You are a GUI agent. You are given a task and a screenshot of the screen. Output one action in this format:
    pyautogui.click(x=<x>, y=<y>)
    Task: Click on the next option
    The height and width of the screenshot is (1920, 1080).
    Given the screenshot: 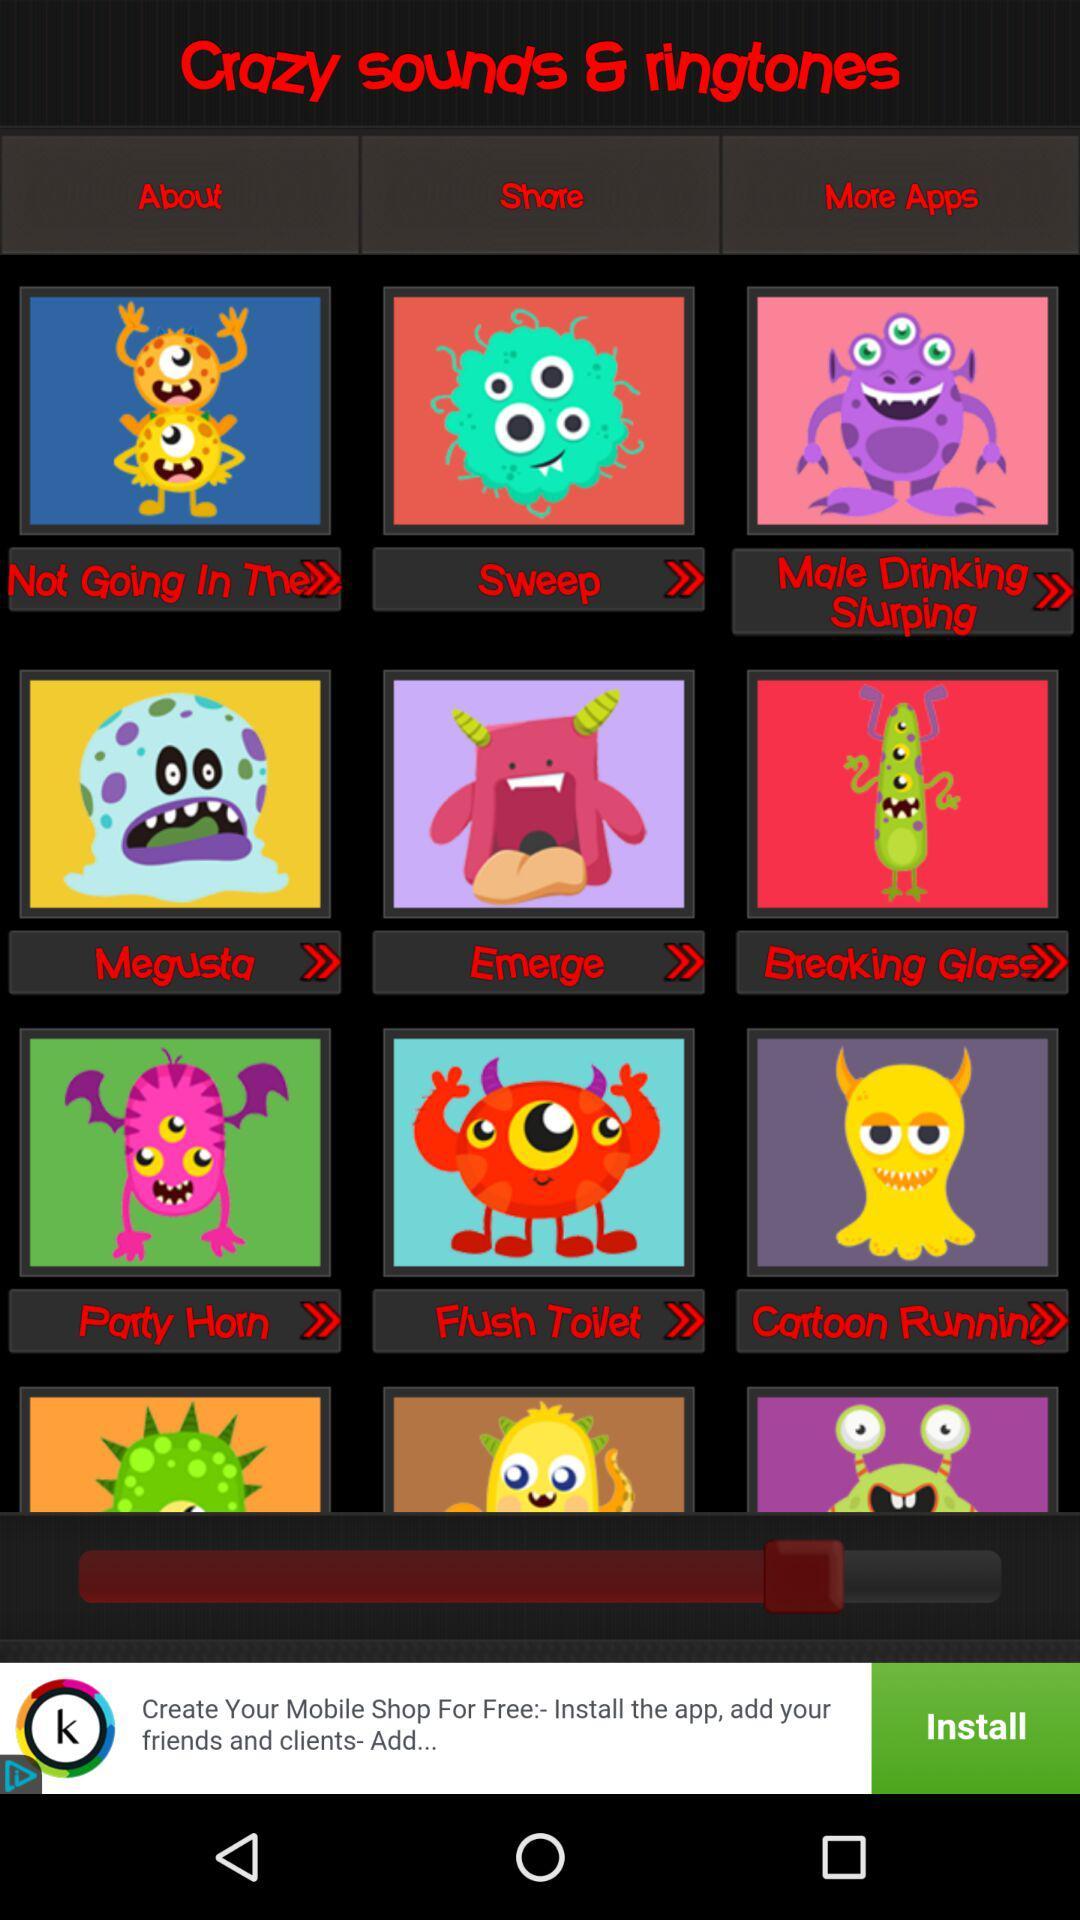 What is the action you would take?
    pyautogui.click(x=1051, y=589)
    